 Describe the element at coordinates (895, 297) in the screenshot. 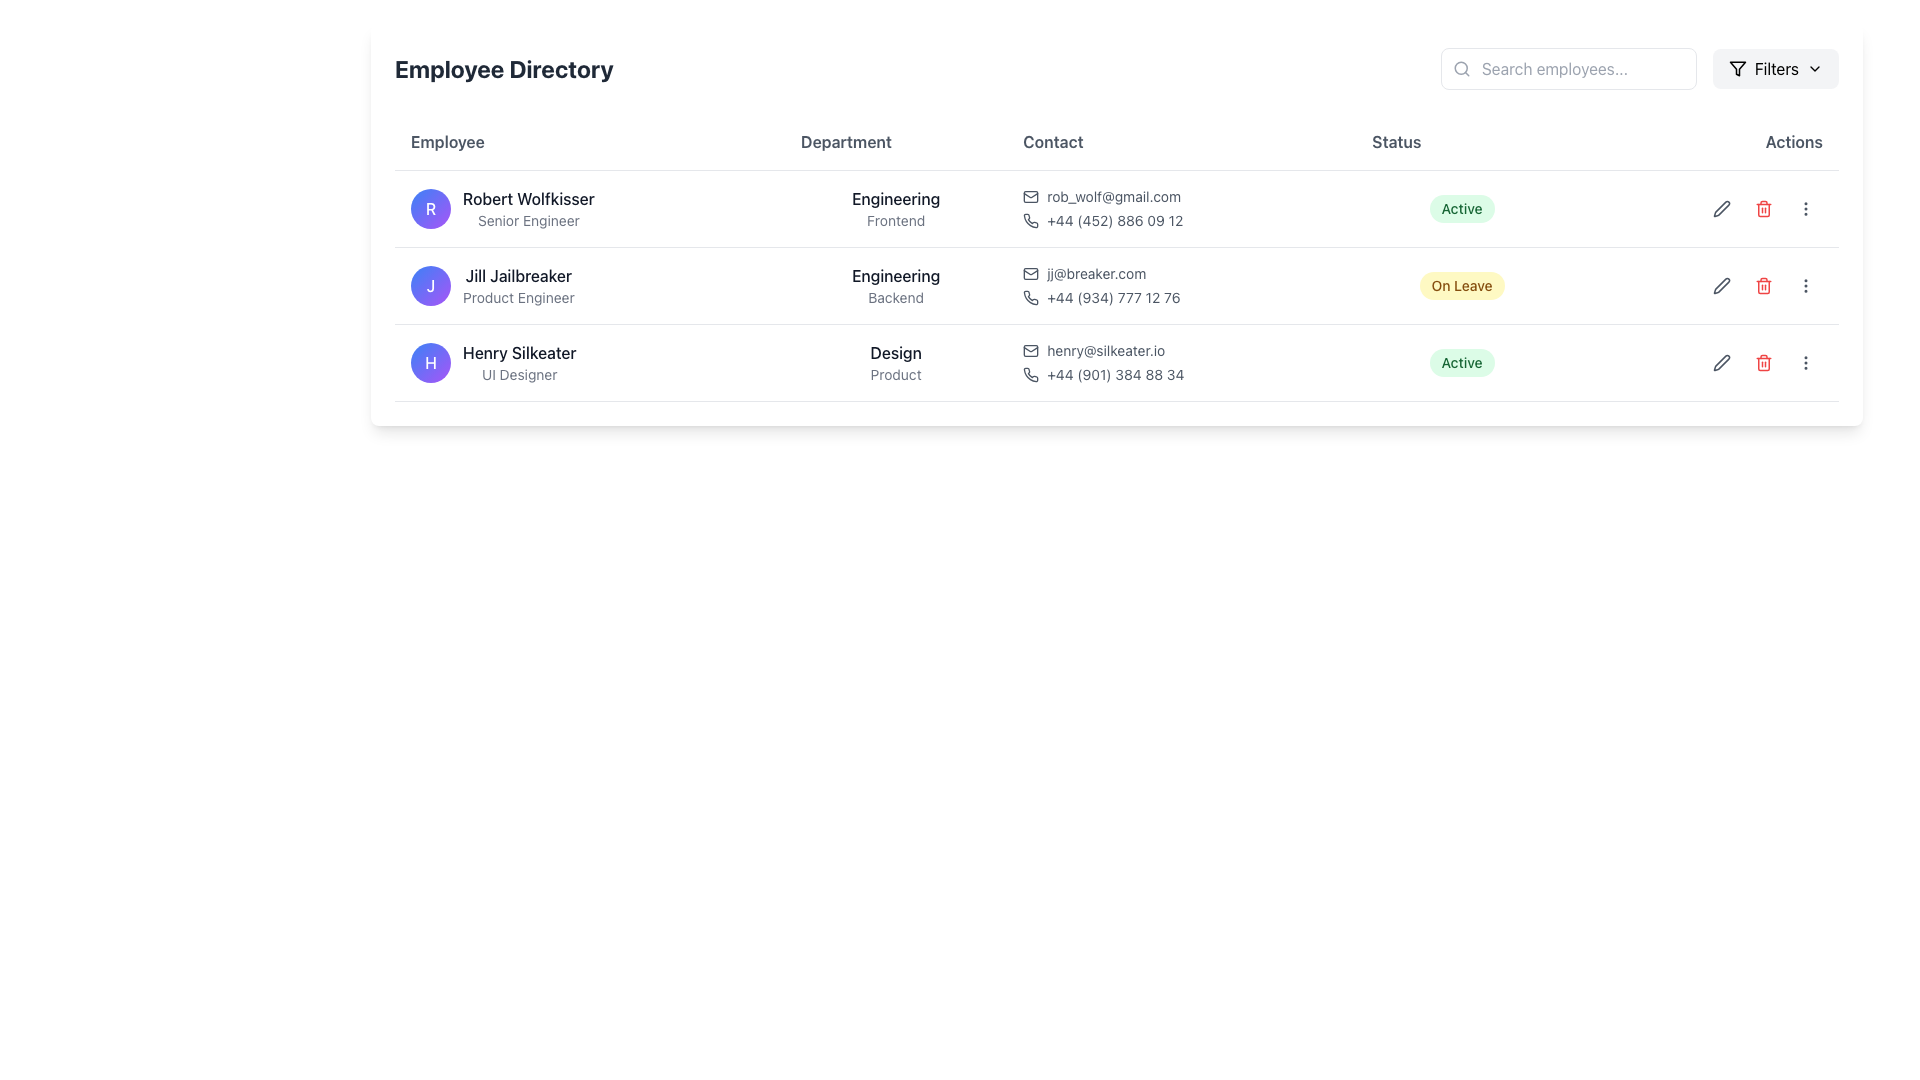

I see `the text label specifying the sub-department of 'Engineering' as 'Backend', positioned below the 'Engineering' text in the 'Department' column of the table` at that location.